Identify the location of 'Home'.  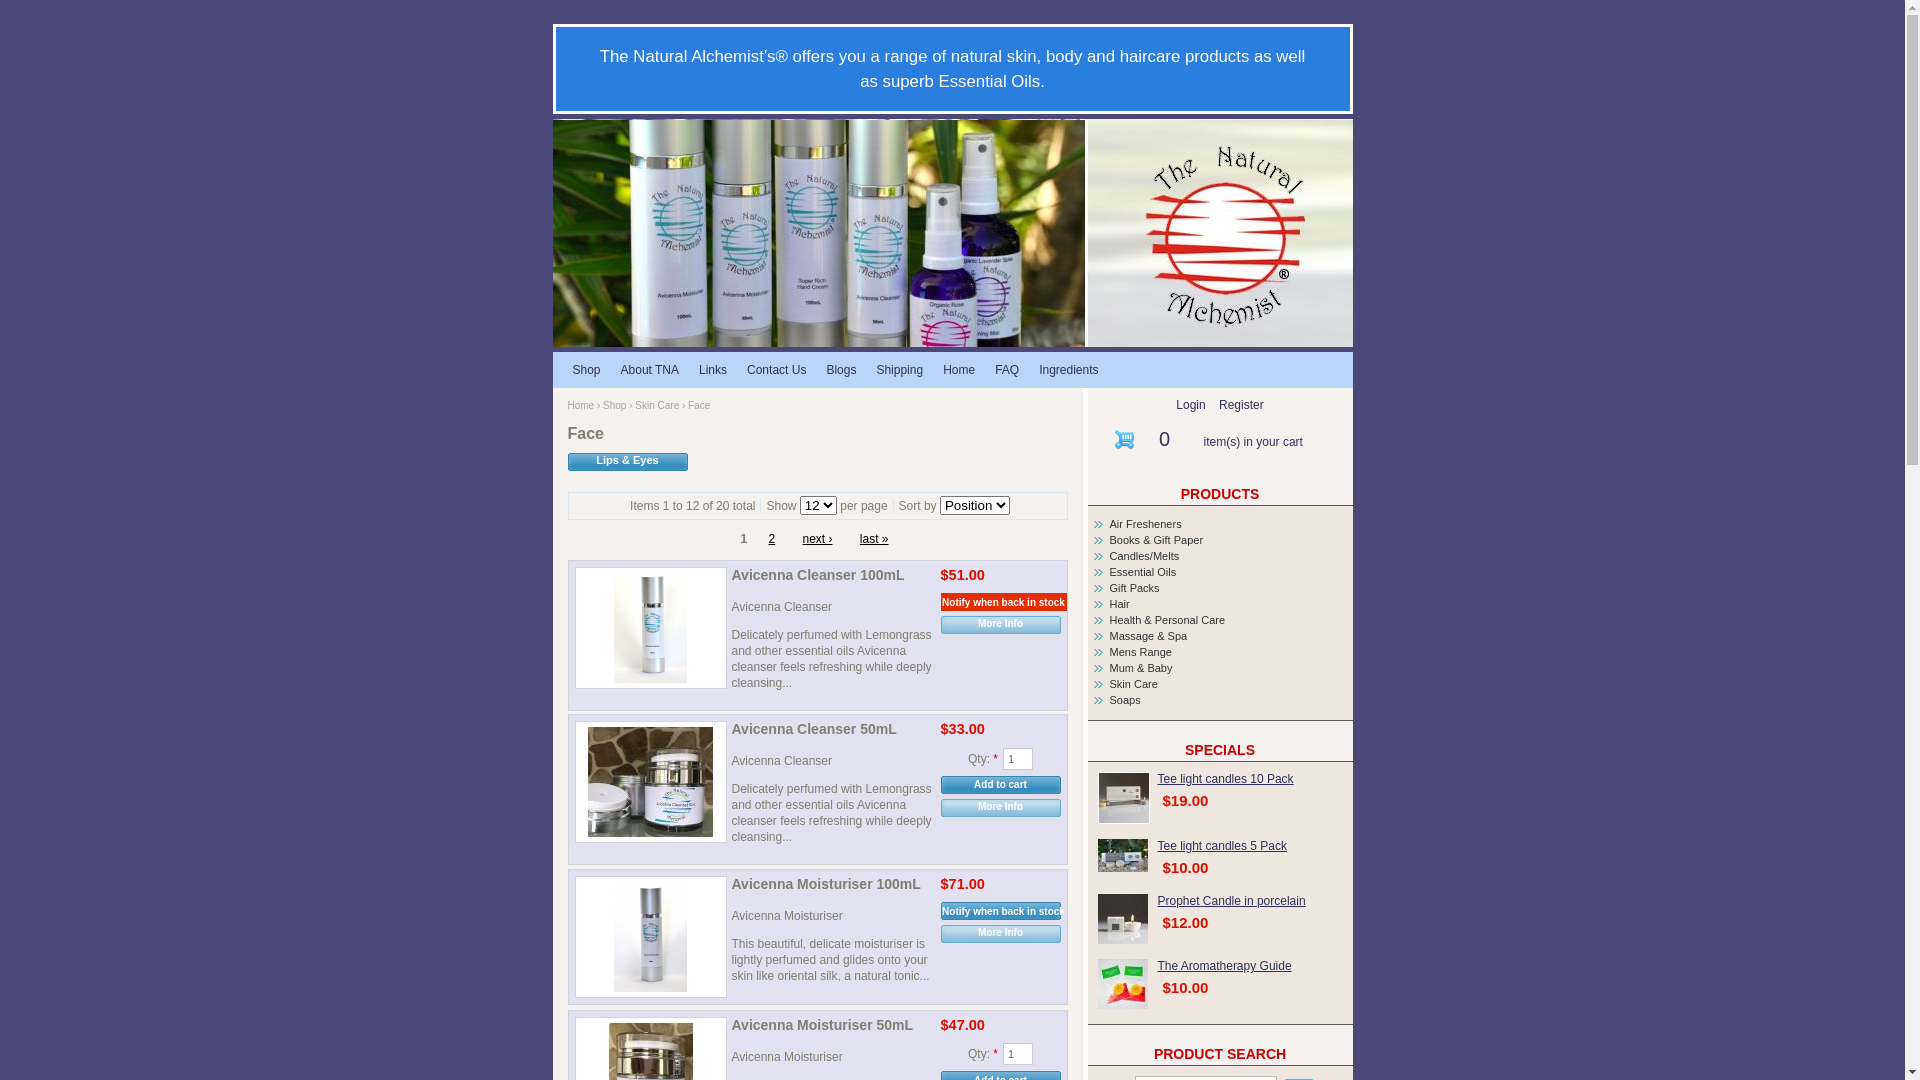
(566, 405).